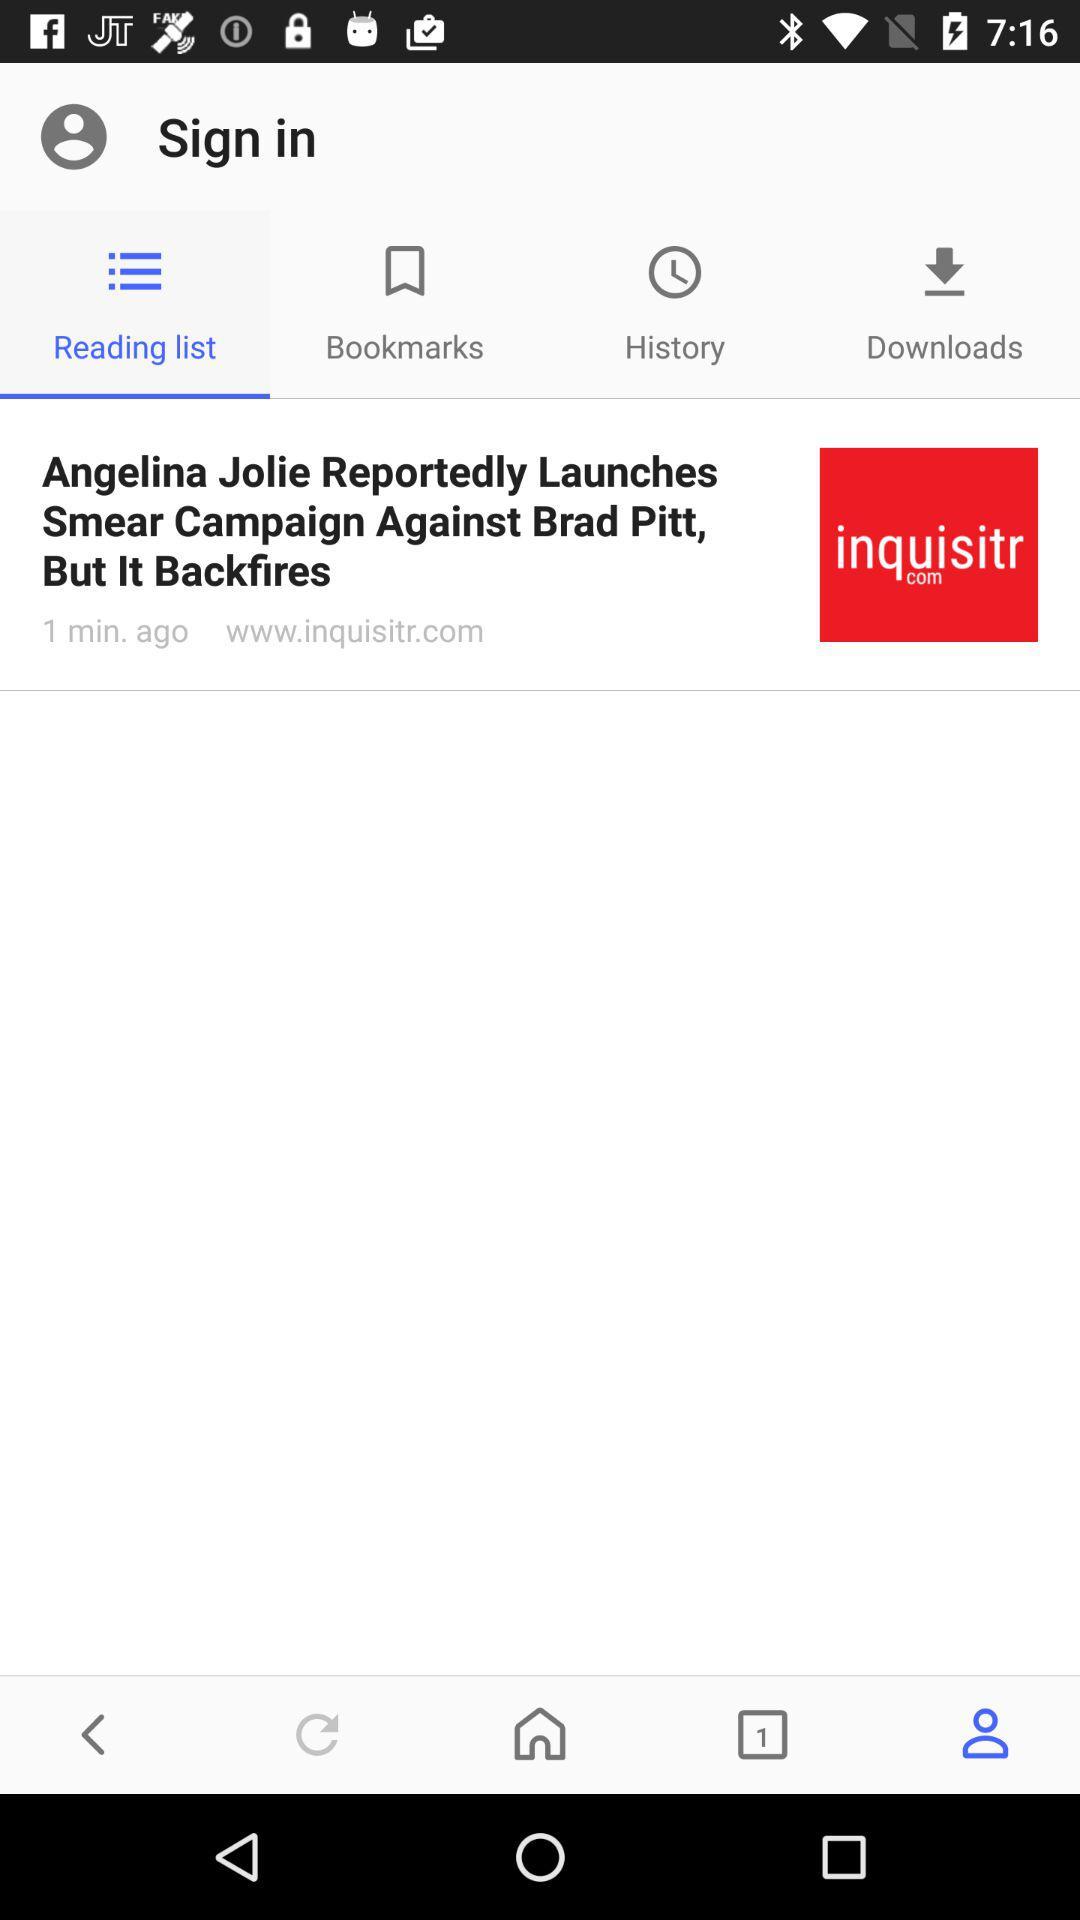 The height and width of the screenshot is (1920, 1080). I want to click on app to the left of the sign in item, so click(72, 135).